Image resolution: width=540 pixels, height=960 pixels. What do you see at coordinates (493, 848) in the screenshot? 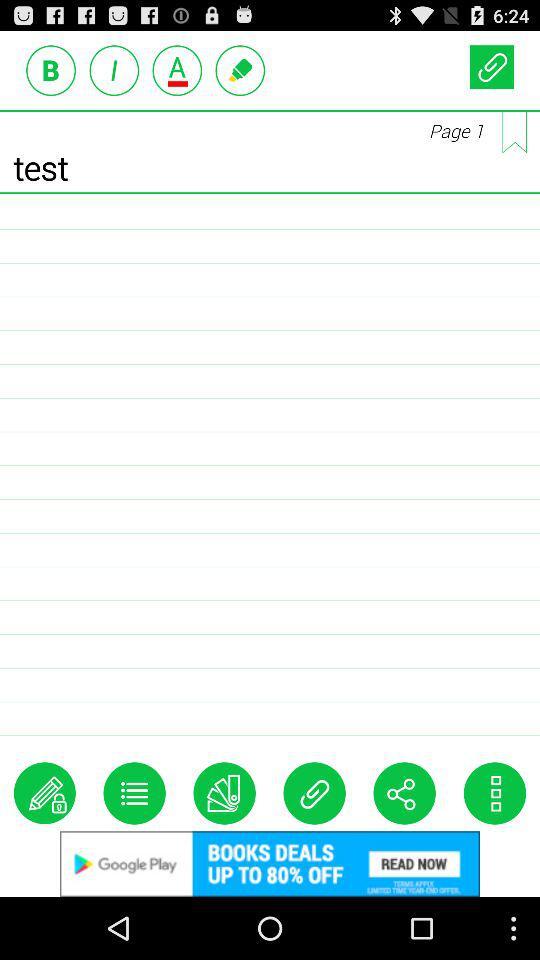
I see `the more icon` at bounding box center [493, 848].